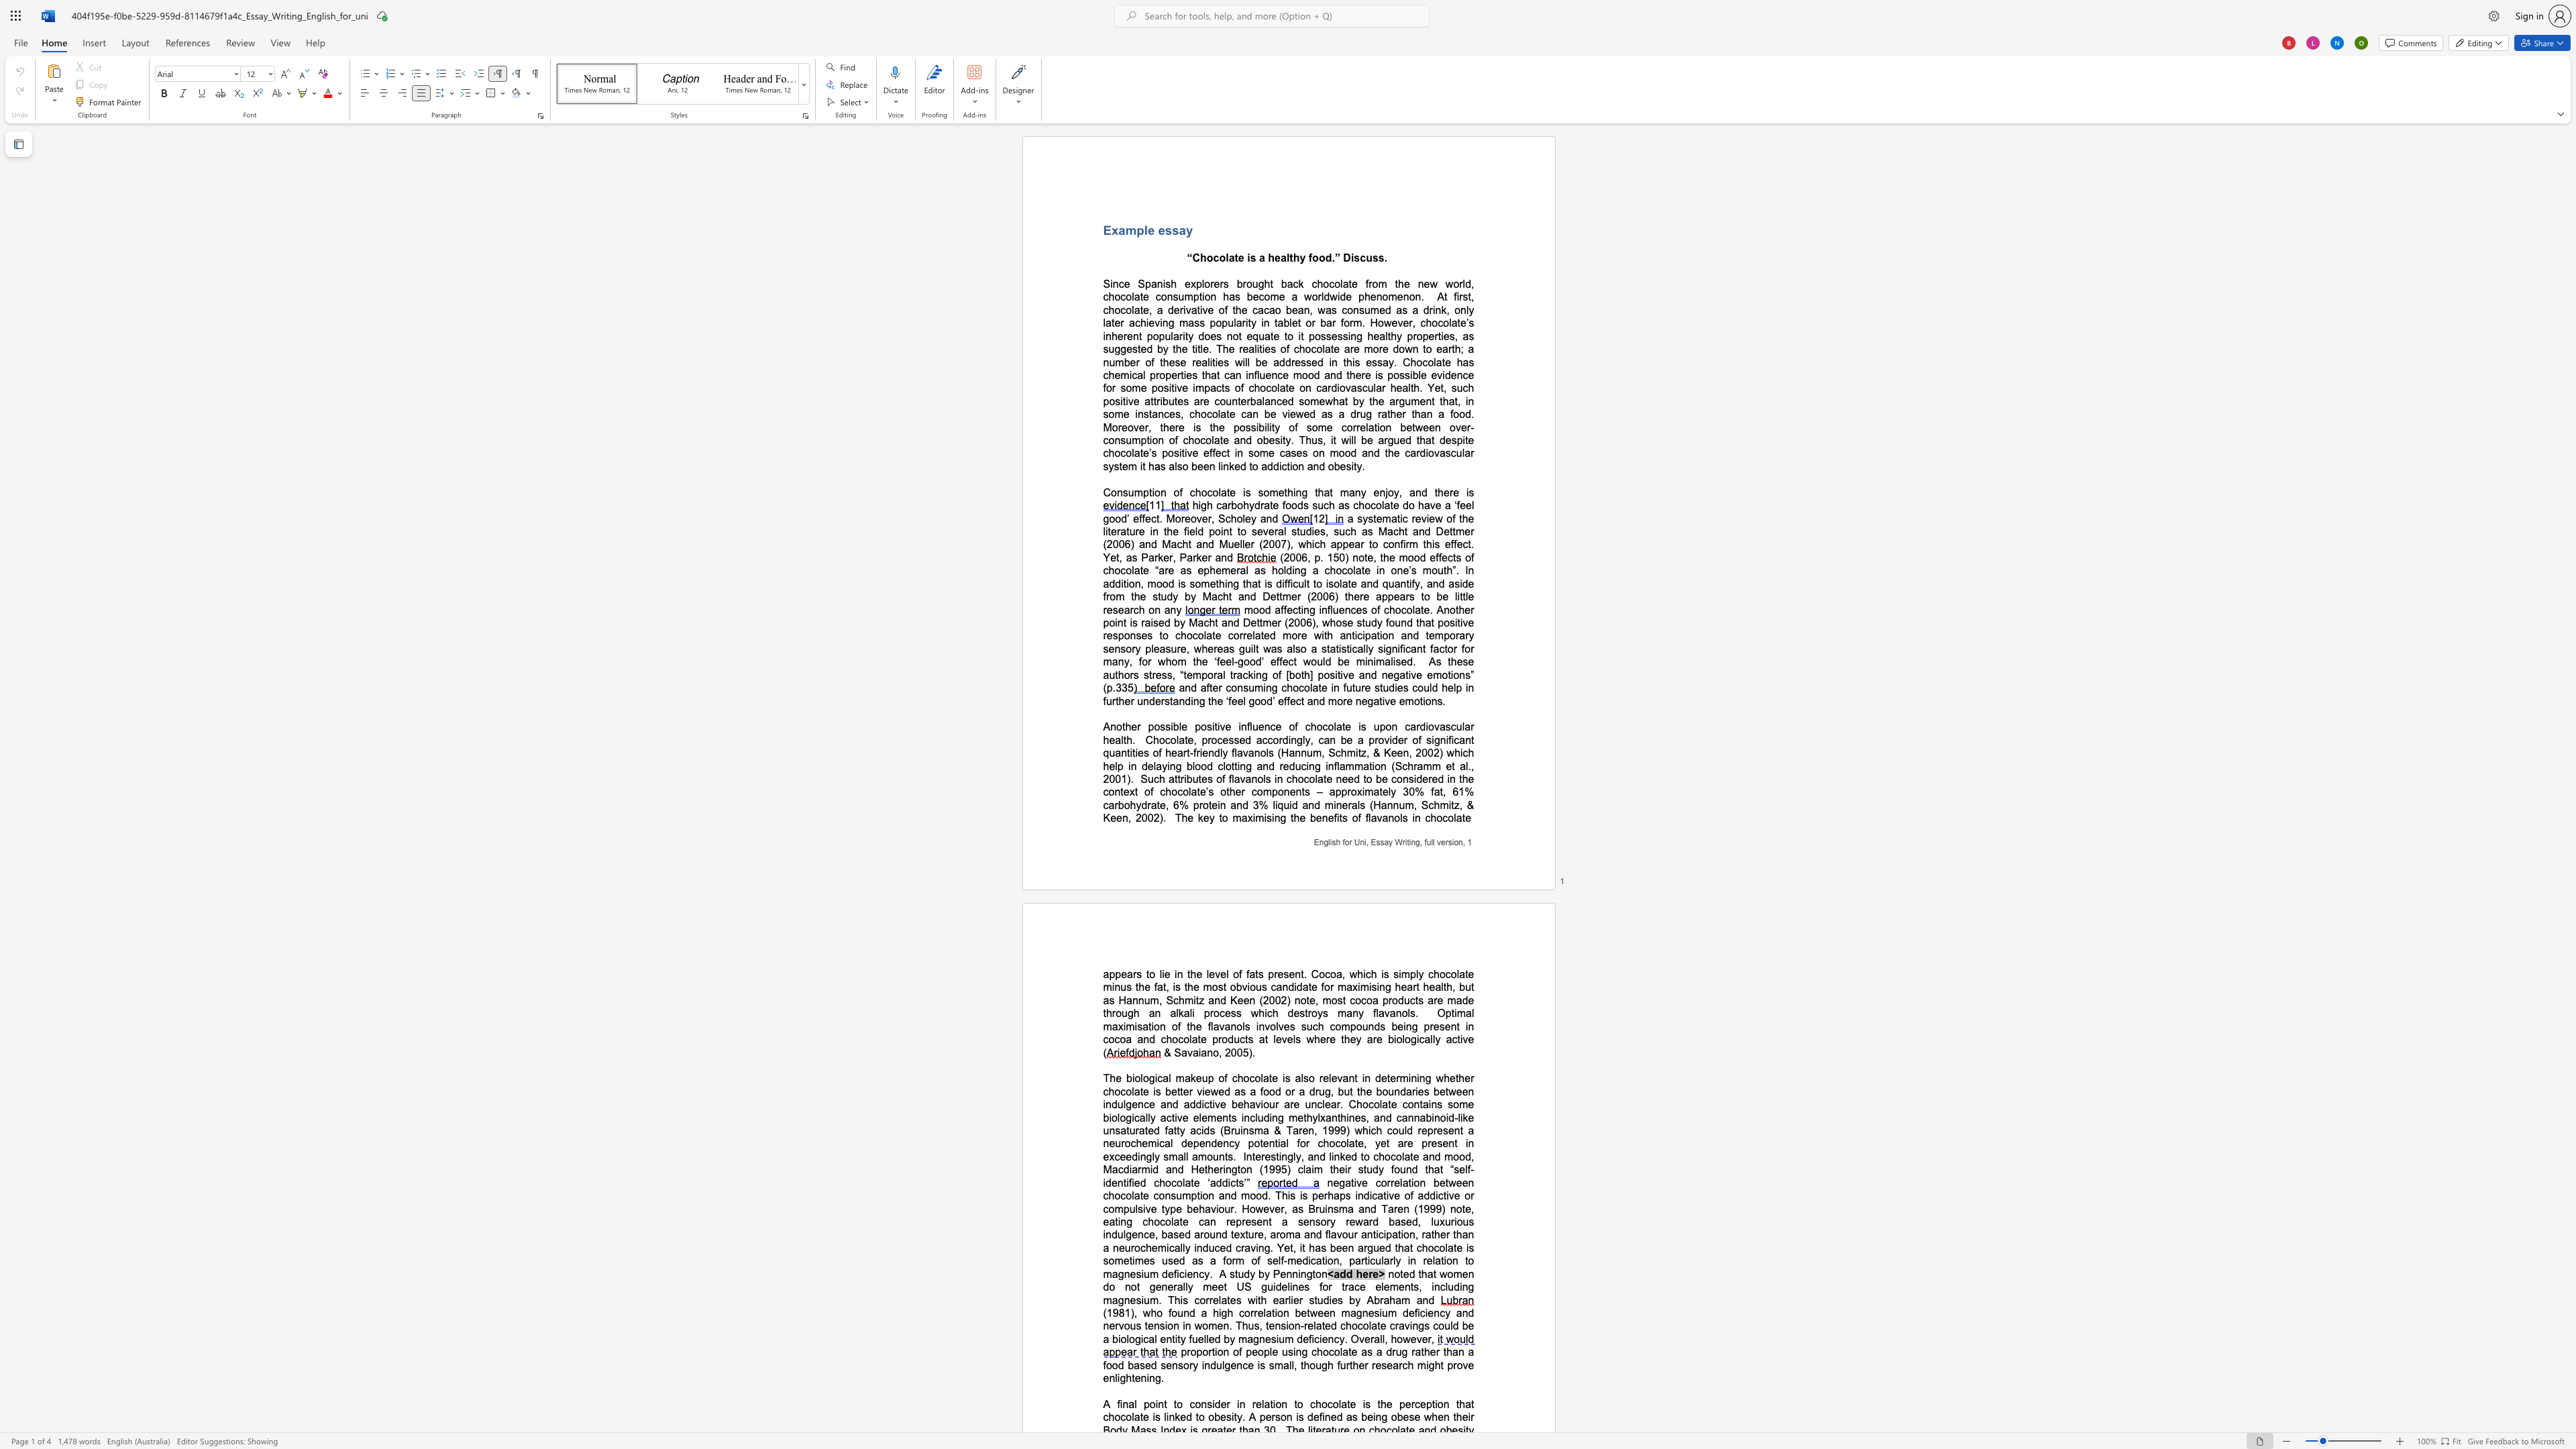 The image size is (2576, 1449). What do you see at coordinates (1232, 1194) in the screenshot?
I see `the 1th character "d" in the text` at bounding box center [1232, 1194].